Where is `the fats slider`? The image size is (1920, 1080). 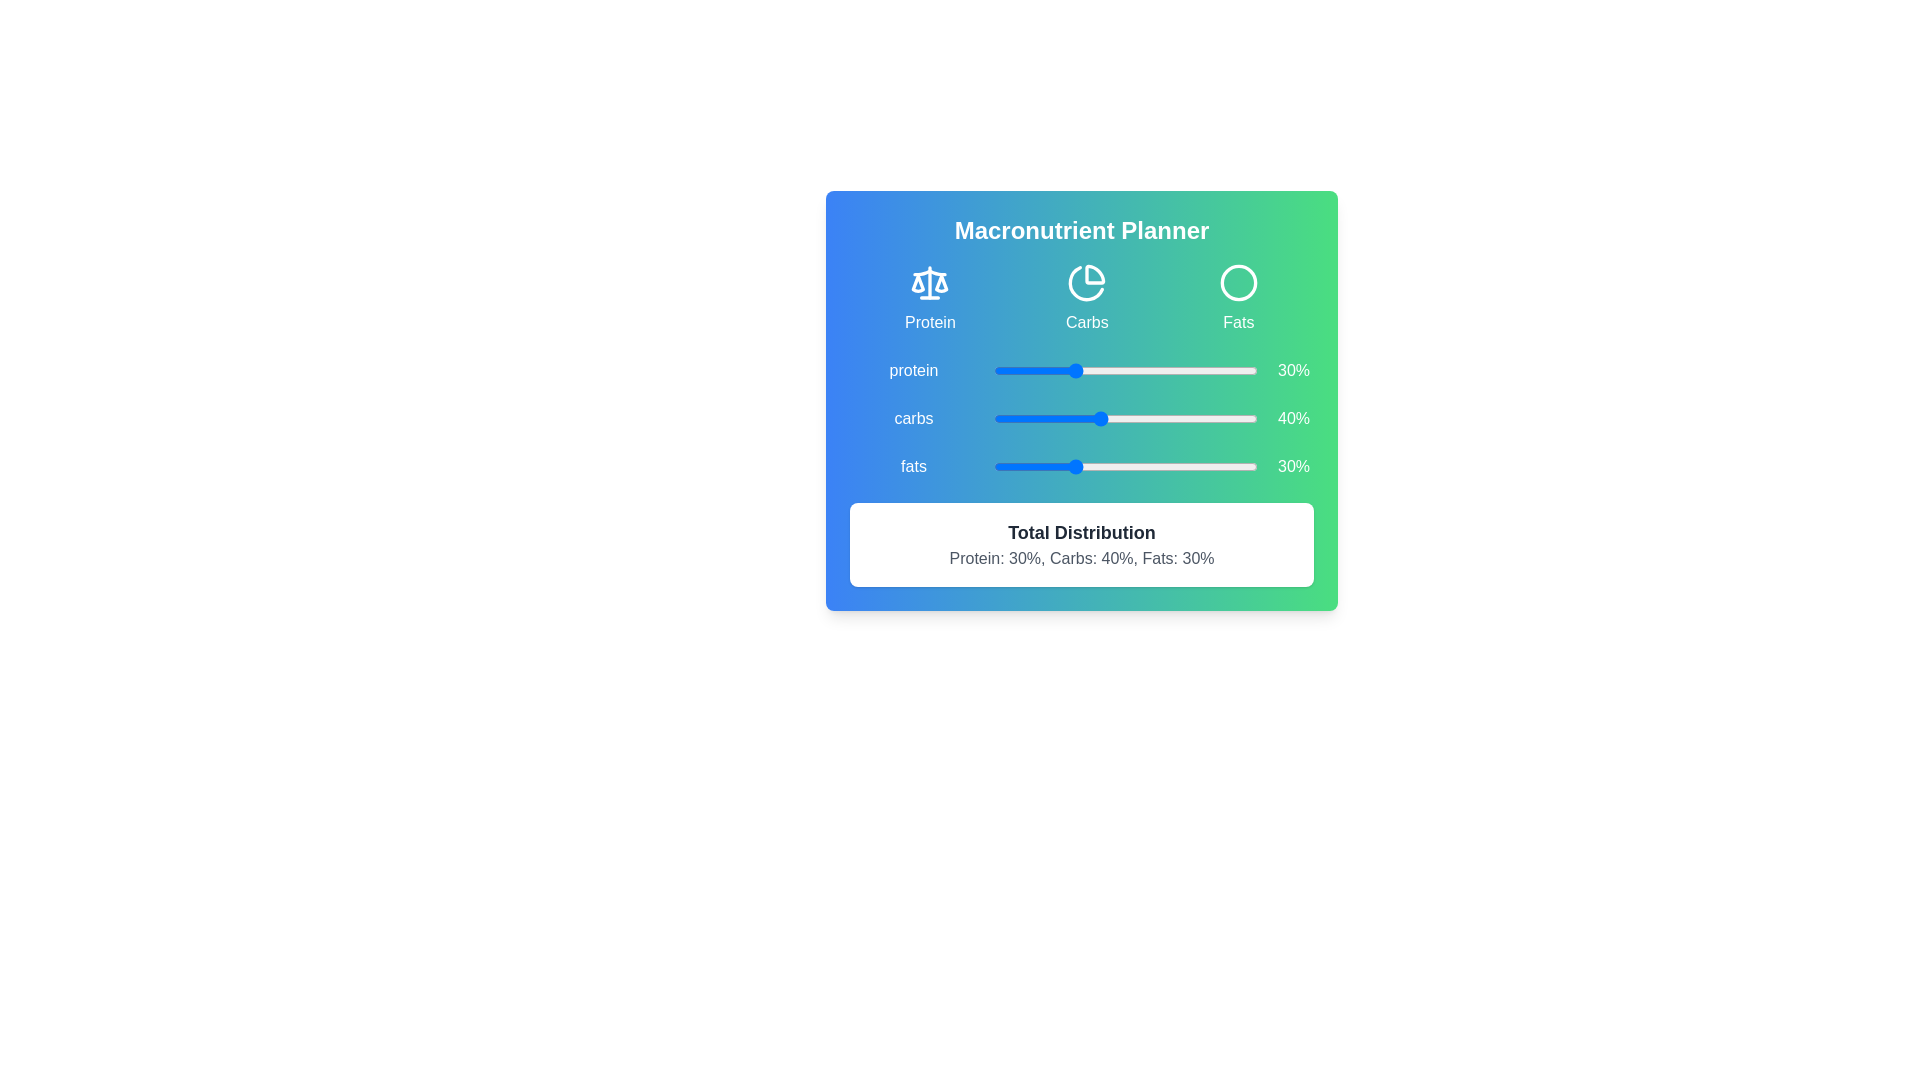 the fats slider is located at coordinates (1077, 466).